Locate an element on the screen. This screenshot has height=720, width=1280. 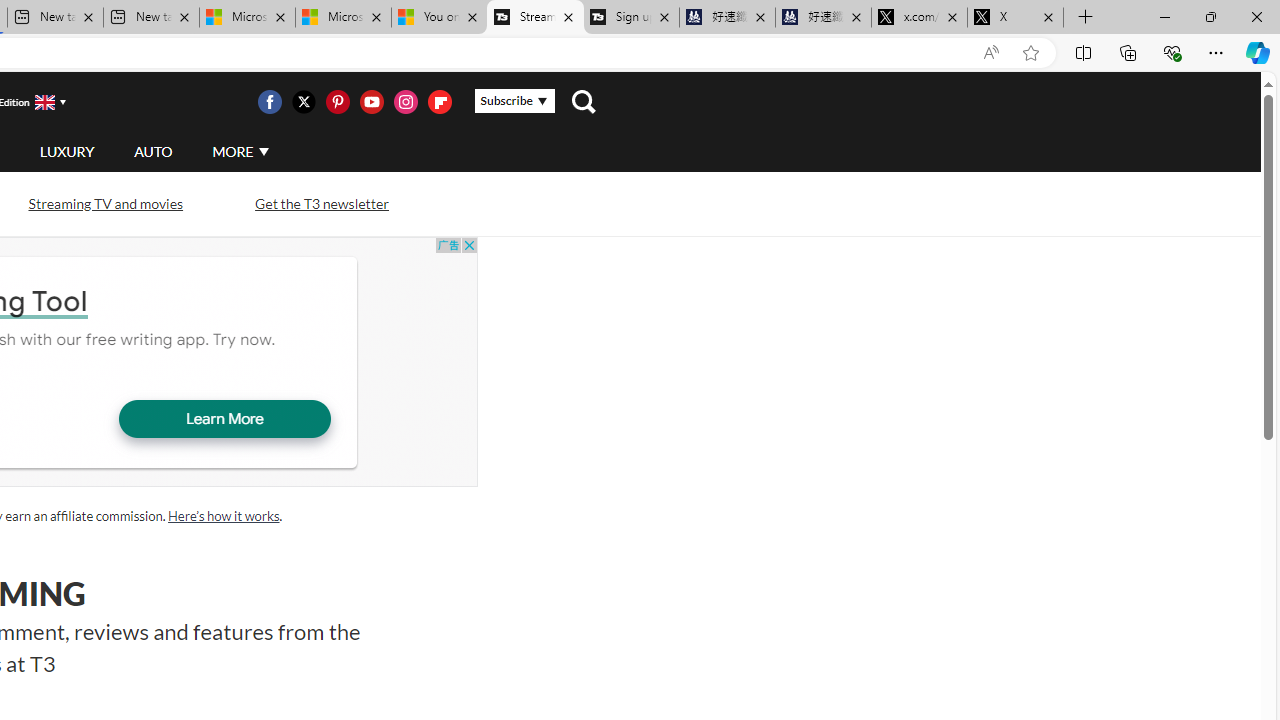
'Streaming Coverage | T3' is located at coordinates (535, 17).